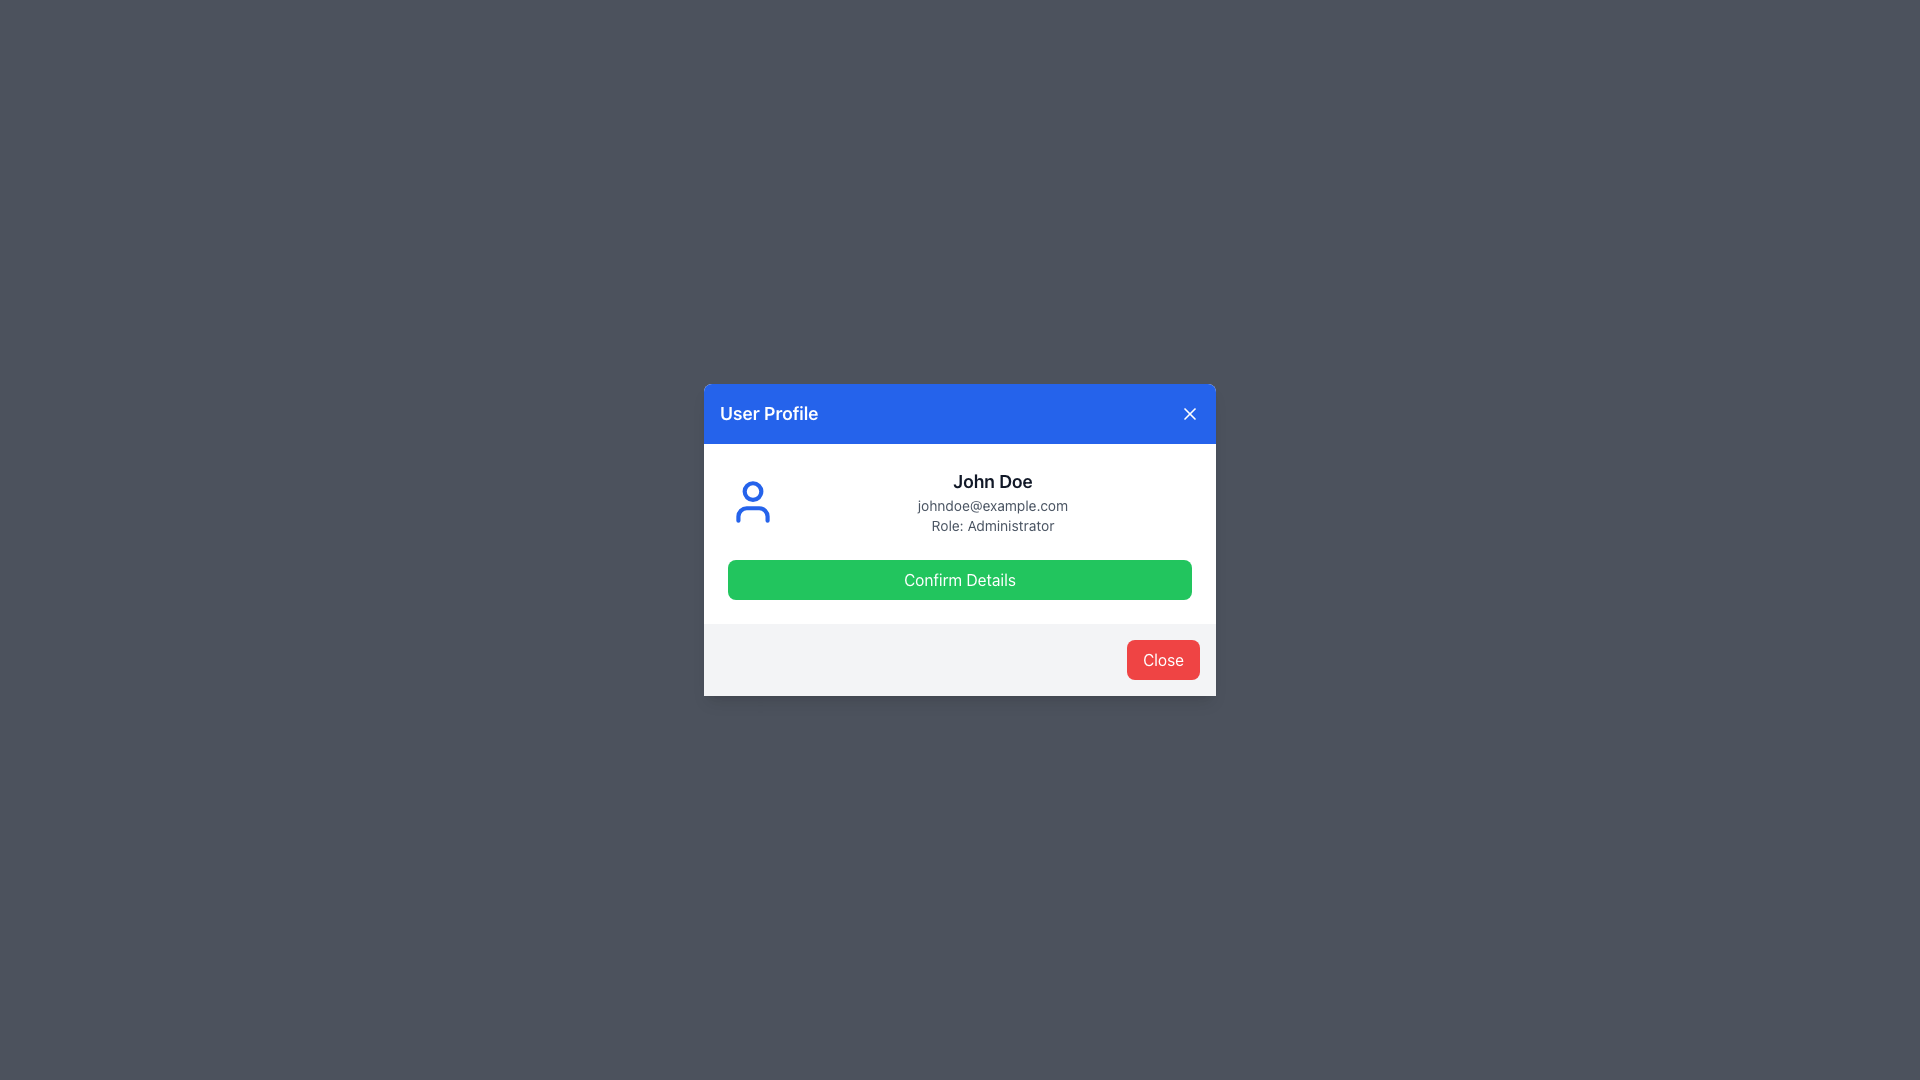  Describe the element at coordinates (1163, 659) in the screenshot. I see `the 'Close' button with white text on a red background located in the bottom-right corner of the modal dialog` at that location.